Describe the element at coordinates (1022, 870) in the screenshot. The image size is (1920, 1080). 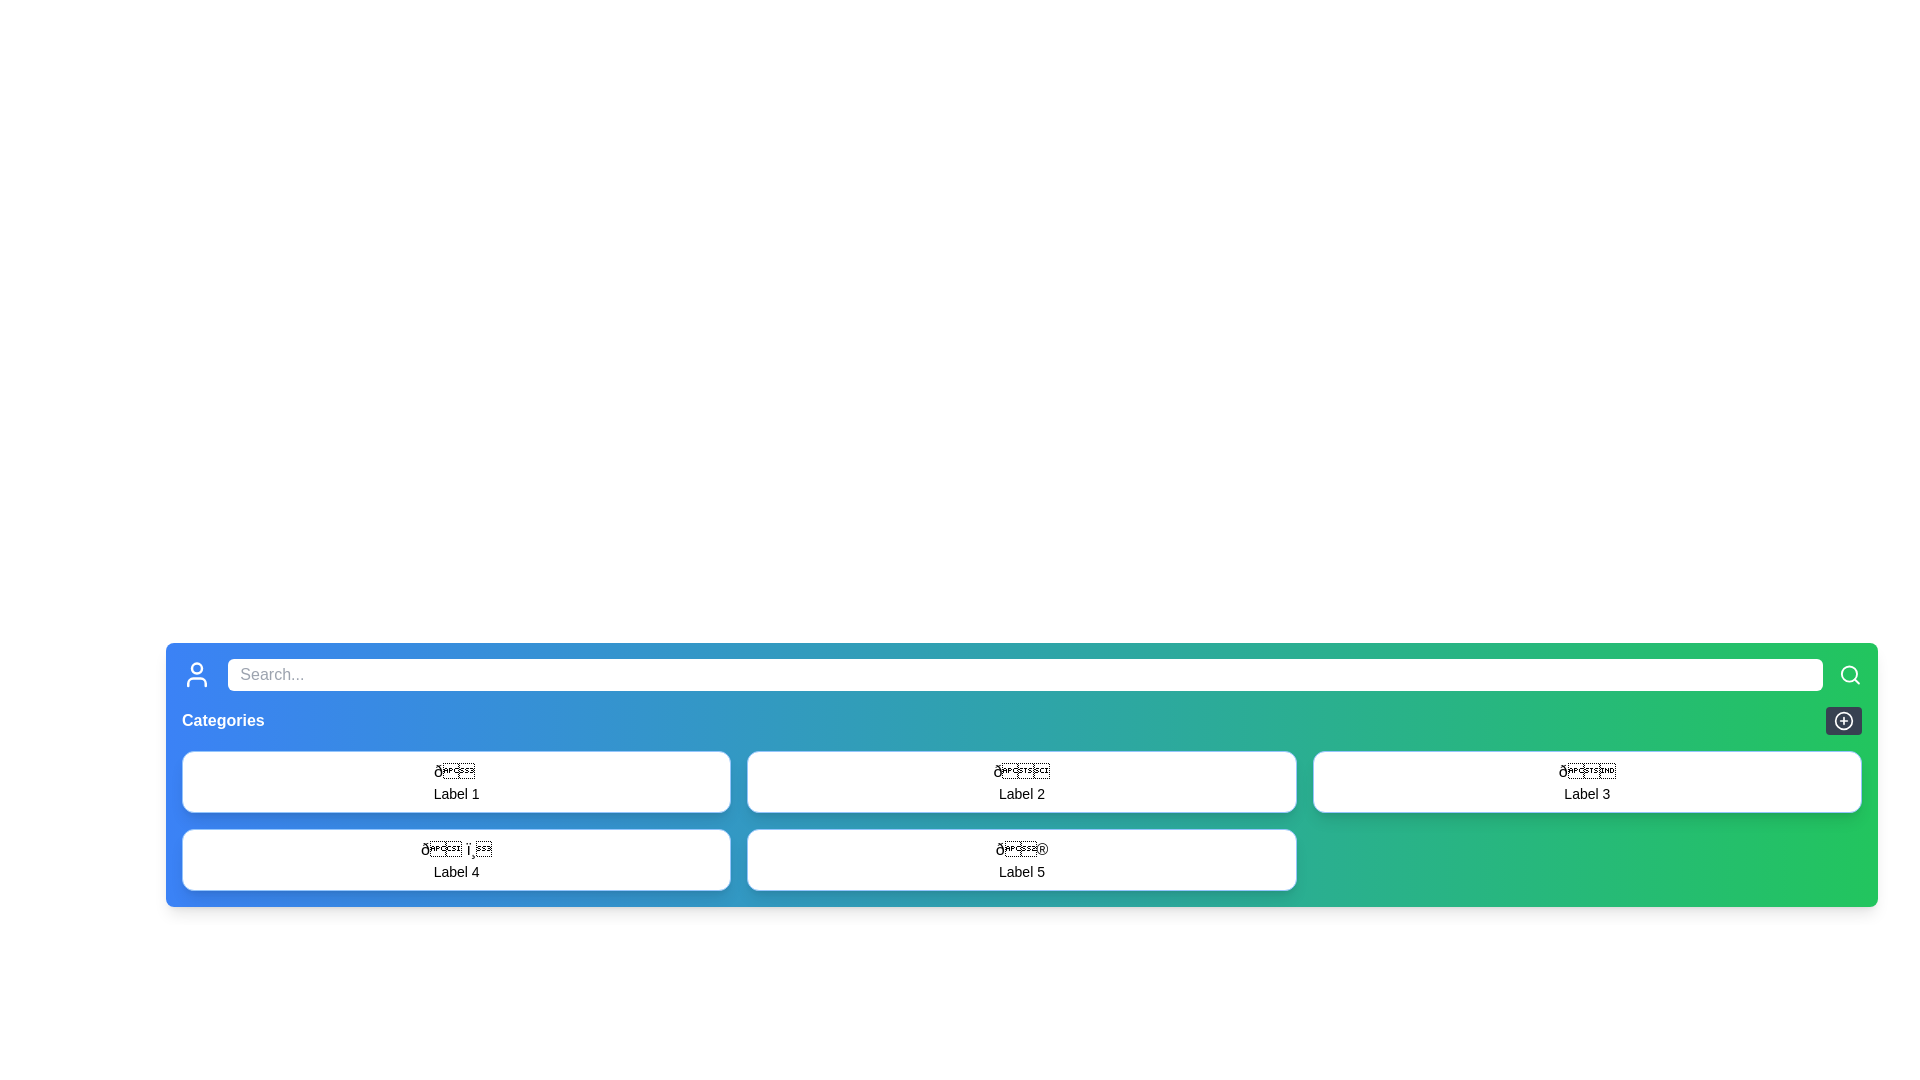
I see `text content of the Text Label that displays 'Label 5', which is located below a graphical symbol in the bottom-right section of a grid layout` at that location.